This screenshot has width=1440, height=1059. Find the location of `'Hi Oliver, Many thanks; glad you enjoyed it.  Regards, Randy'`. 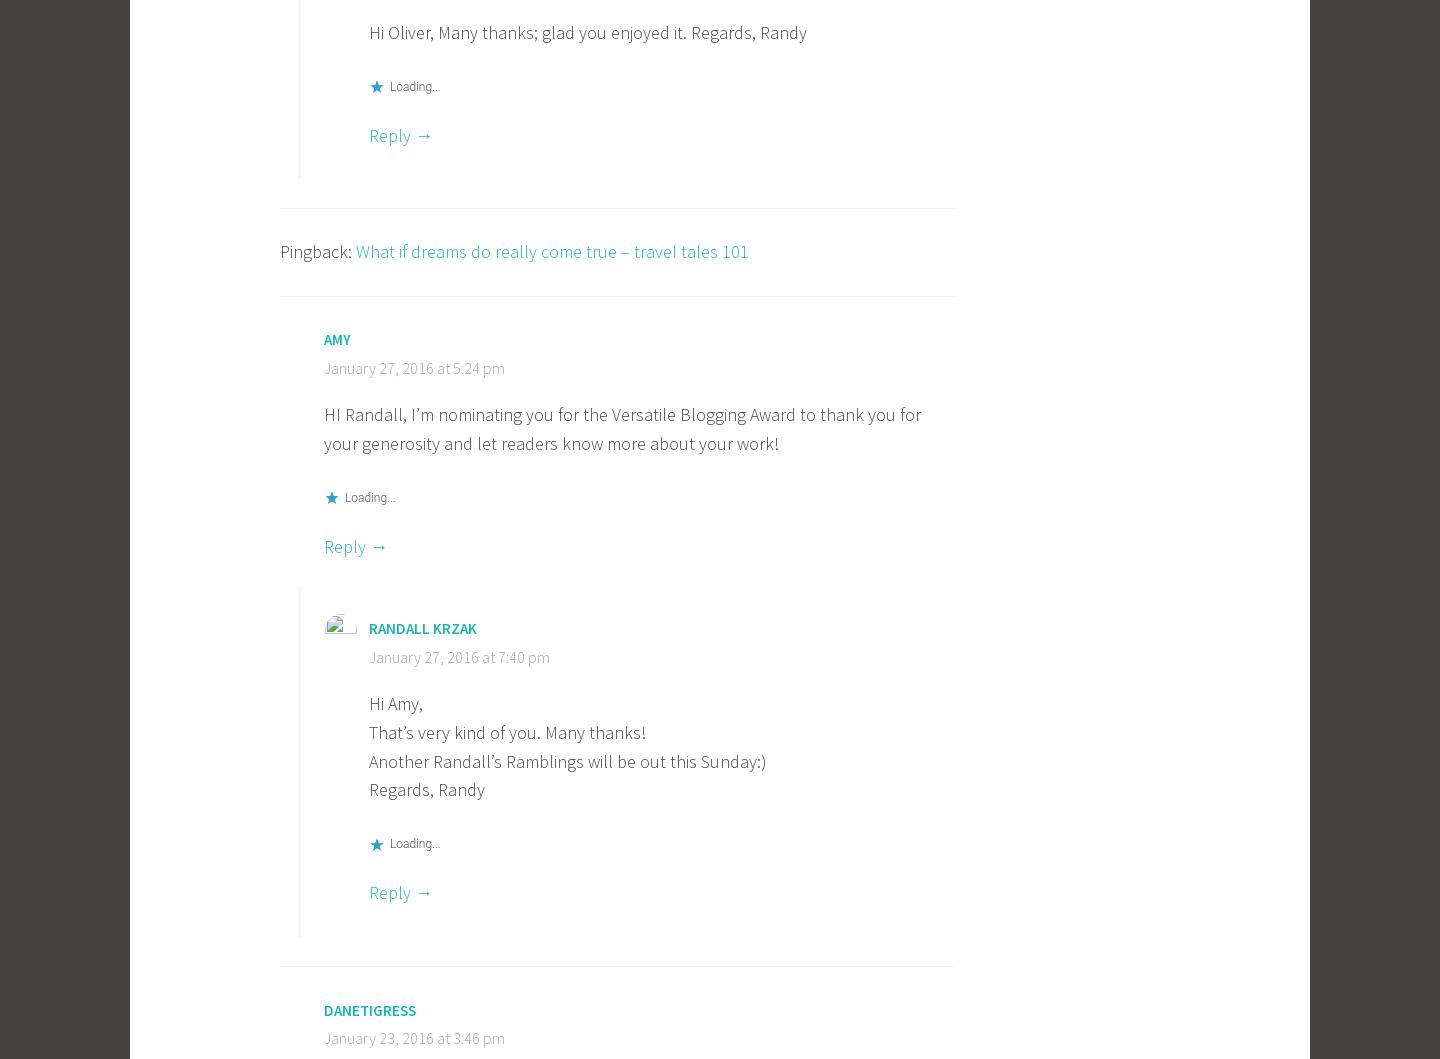

'Hi Oliver, Many thanks; glad you enjoyed it.  Regards, Randy' is located at coordinates (587, 31).